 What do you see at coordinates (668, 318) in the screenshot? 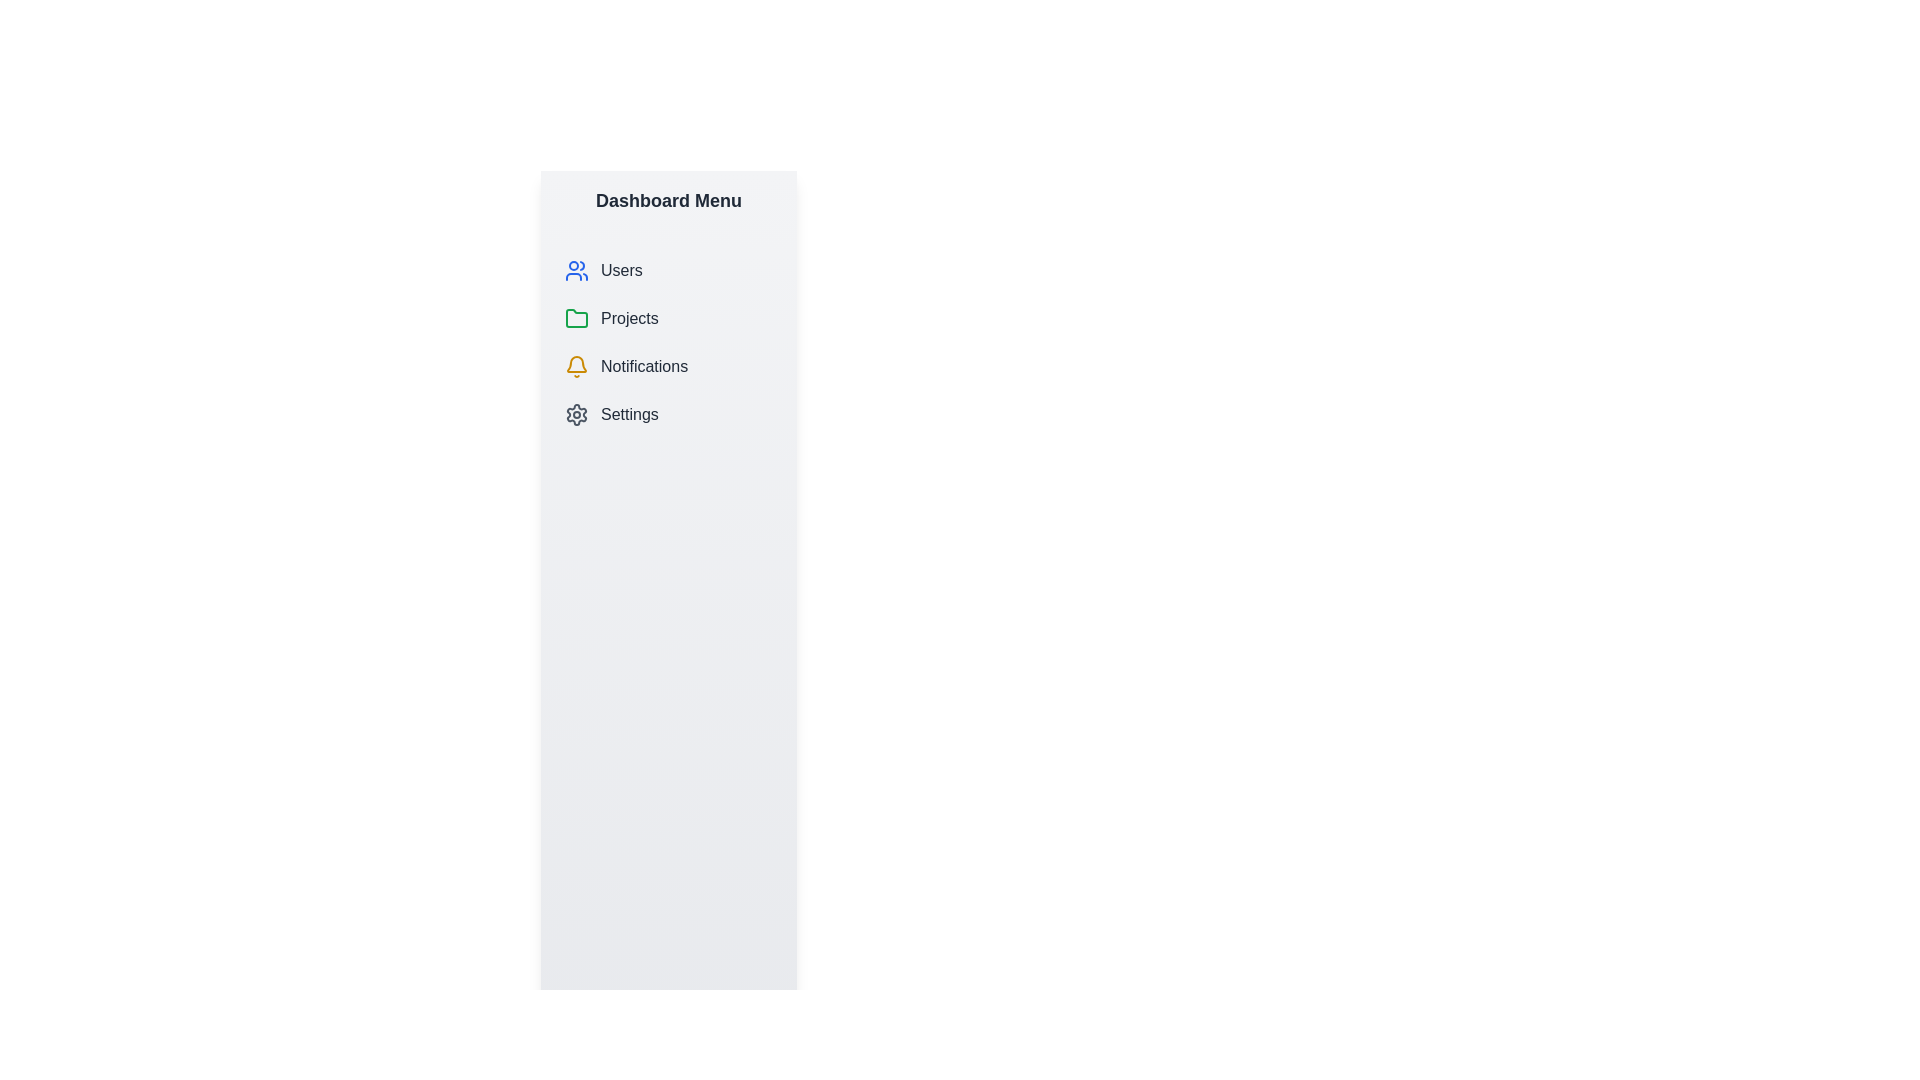
I see `the menu item Projects to view its hover effect` at bounding box center [668, 318].